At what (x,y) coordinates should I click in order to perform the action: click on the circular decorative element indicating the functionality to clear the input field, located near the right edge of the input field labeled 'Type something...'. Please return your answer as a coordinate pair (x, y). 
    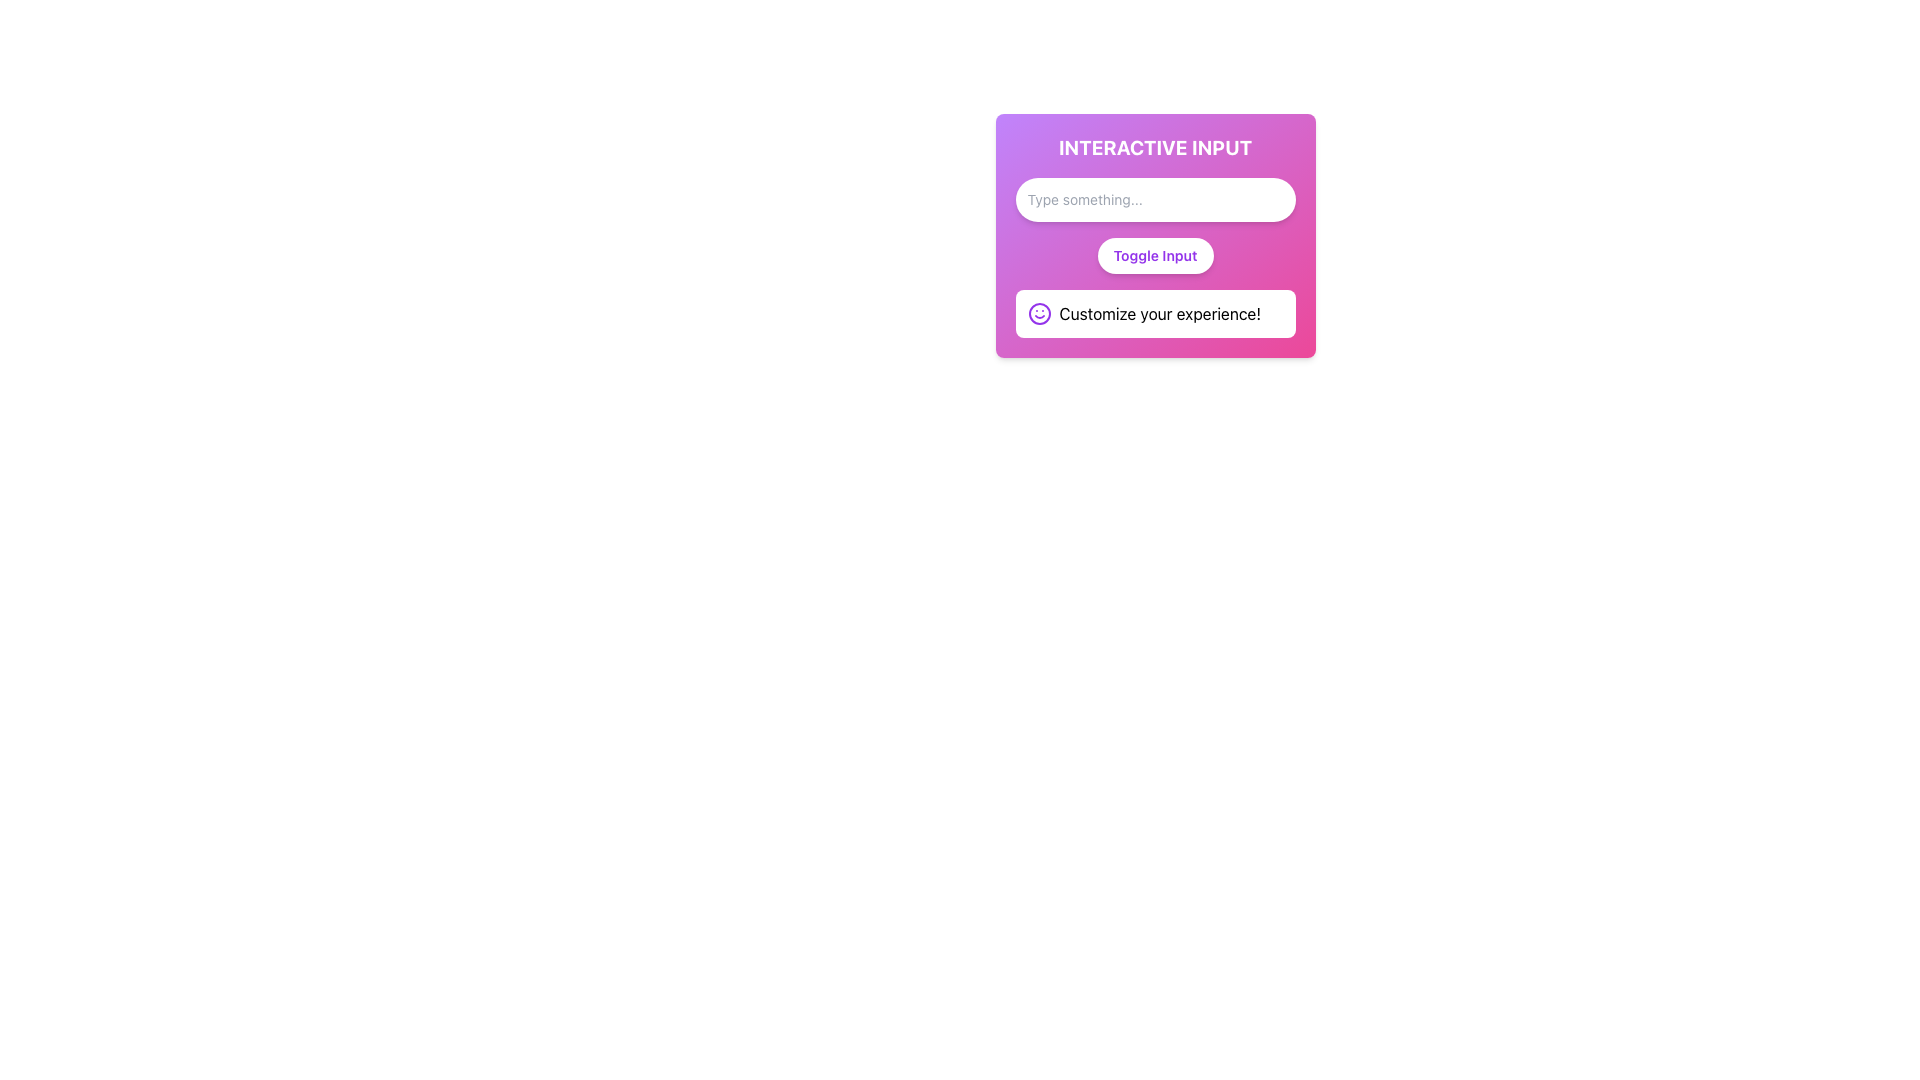
    Looking at the image, I should click on (1272, 200).